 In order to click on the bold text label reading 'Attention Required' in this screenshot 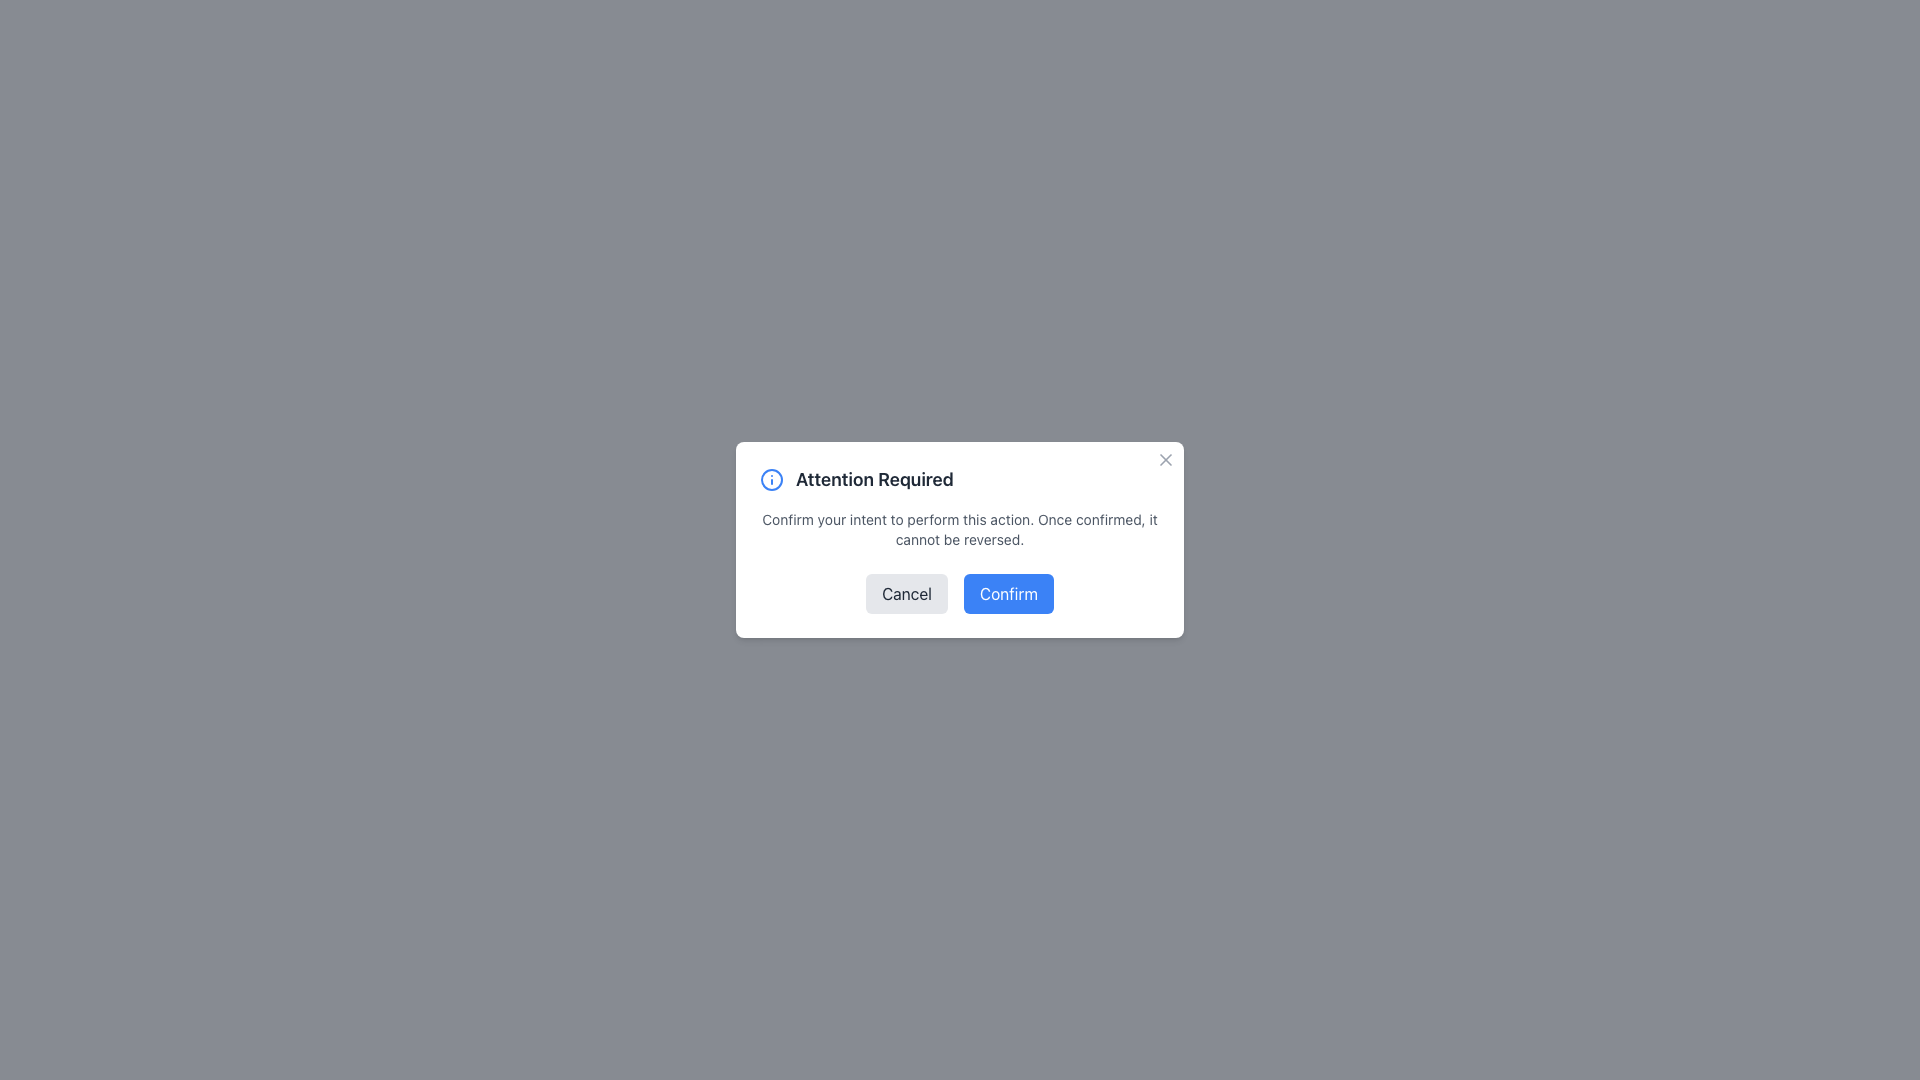, I will do `click(874, 479)`.